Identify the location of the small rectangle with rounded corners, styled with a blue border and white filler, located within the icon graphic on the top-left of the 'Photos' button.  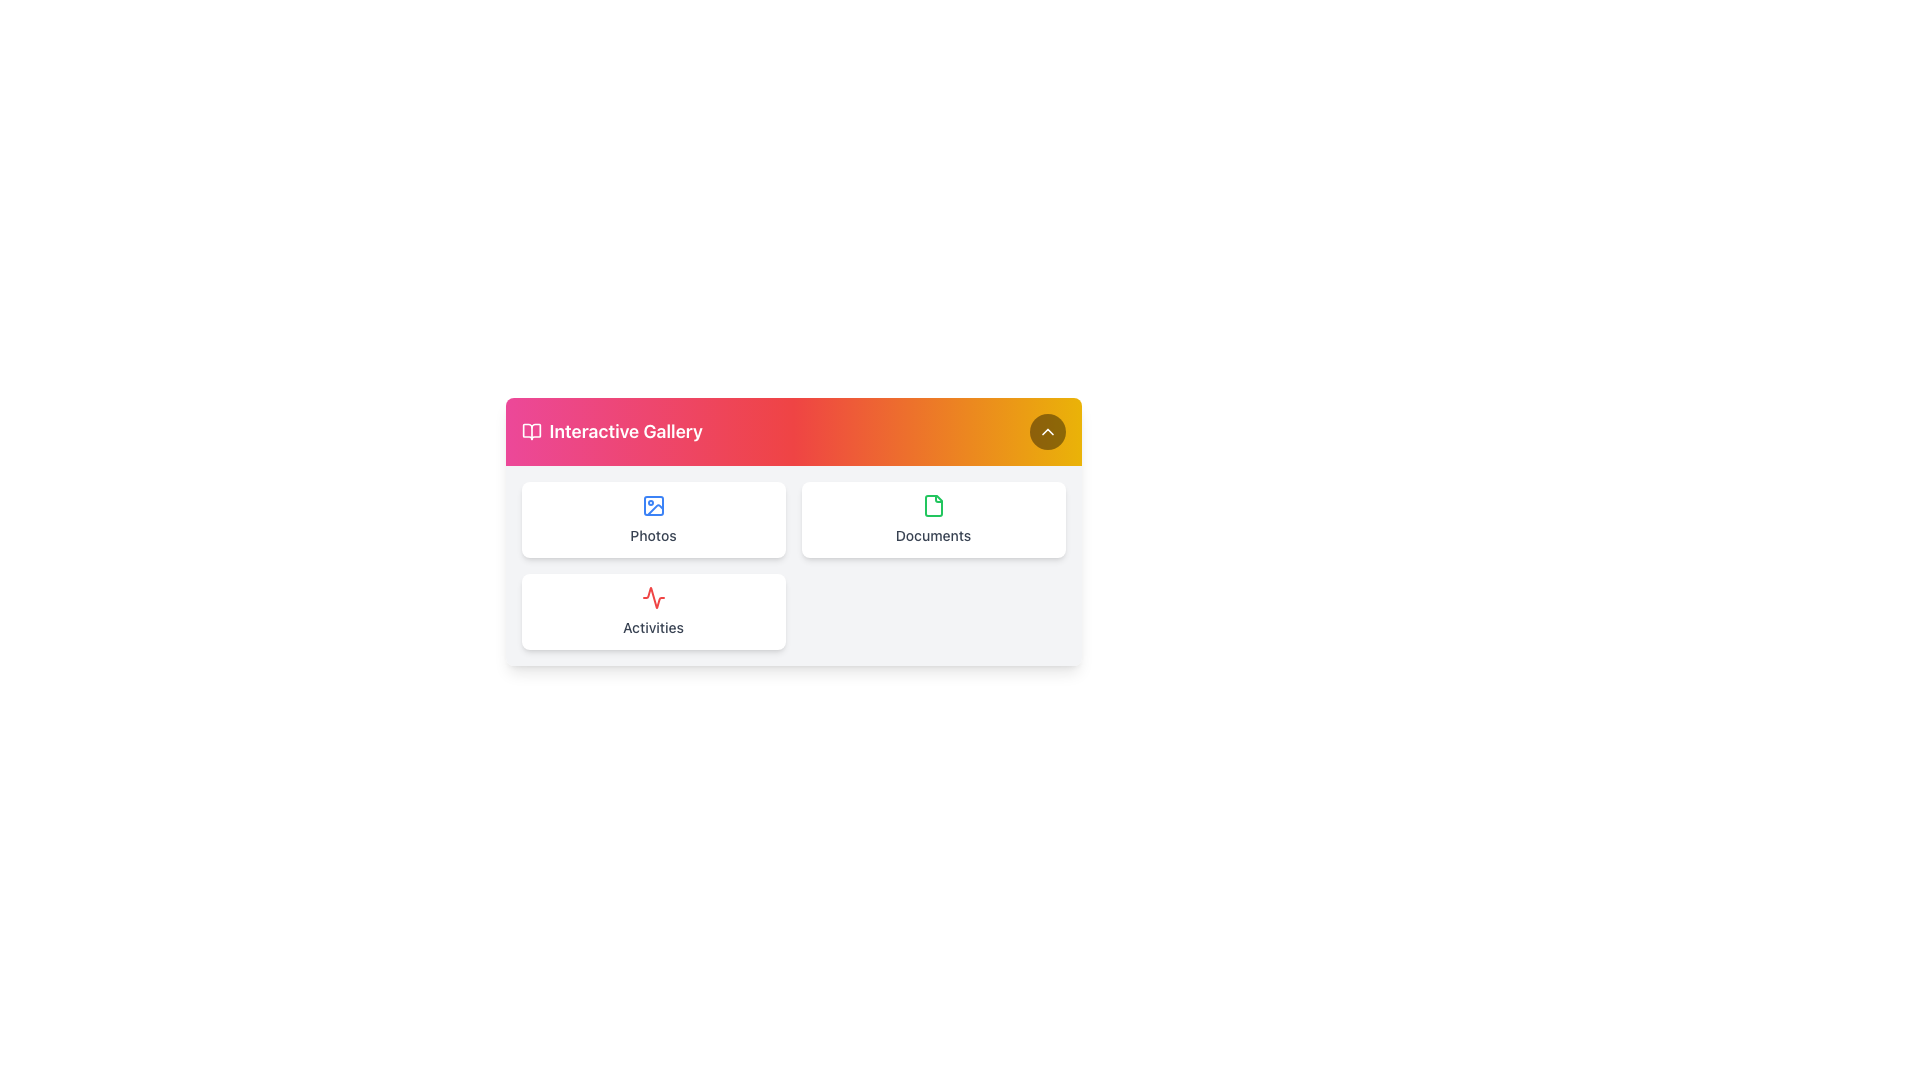
(653, 504).